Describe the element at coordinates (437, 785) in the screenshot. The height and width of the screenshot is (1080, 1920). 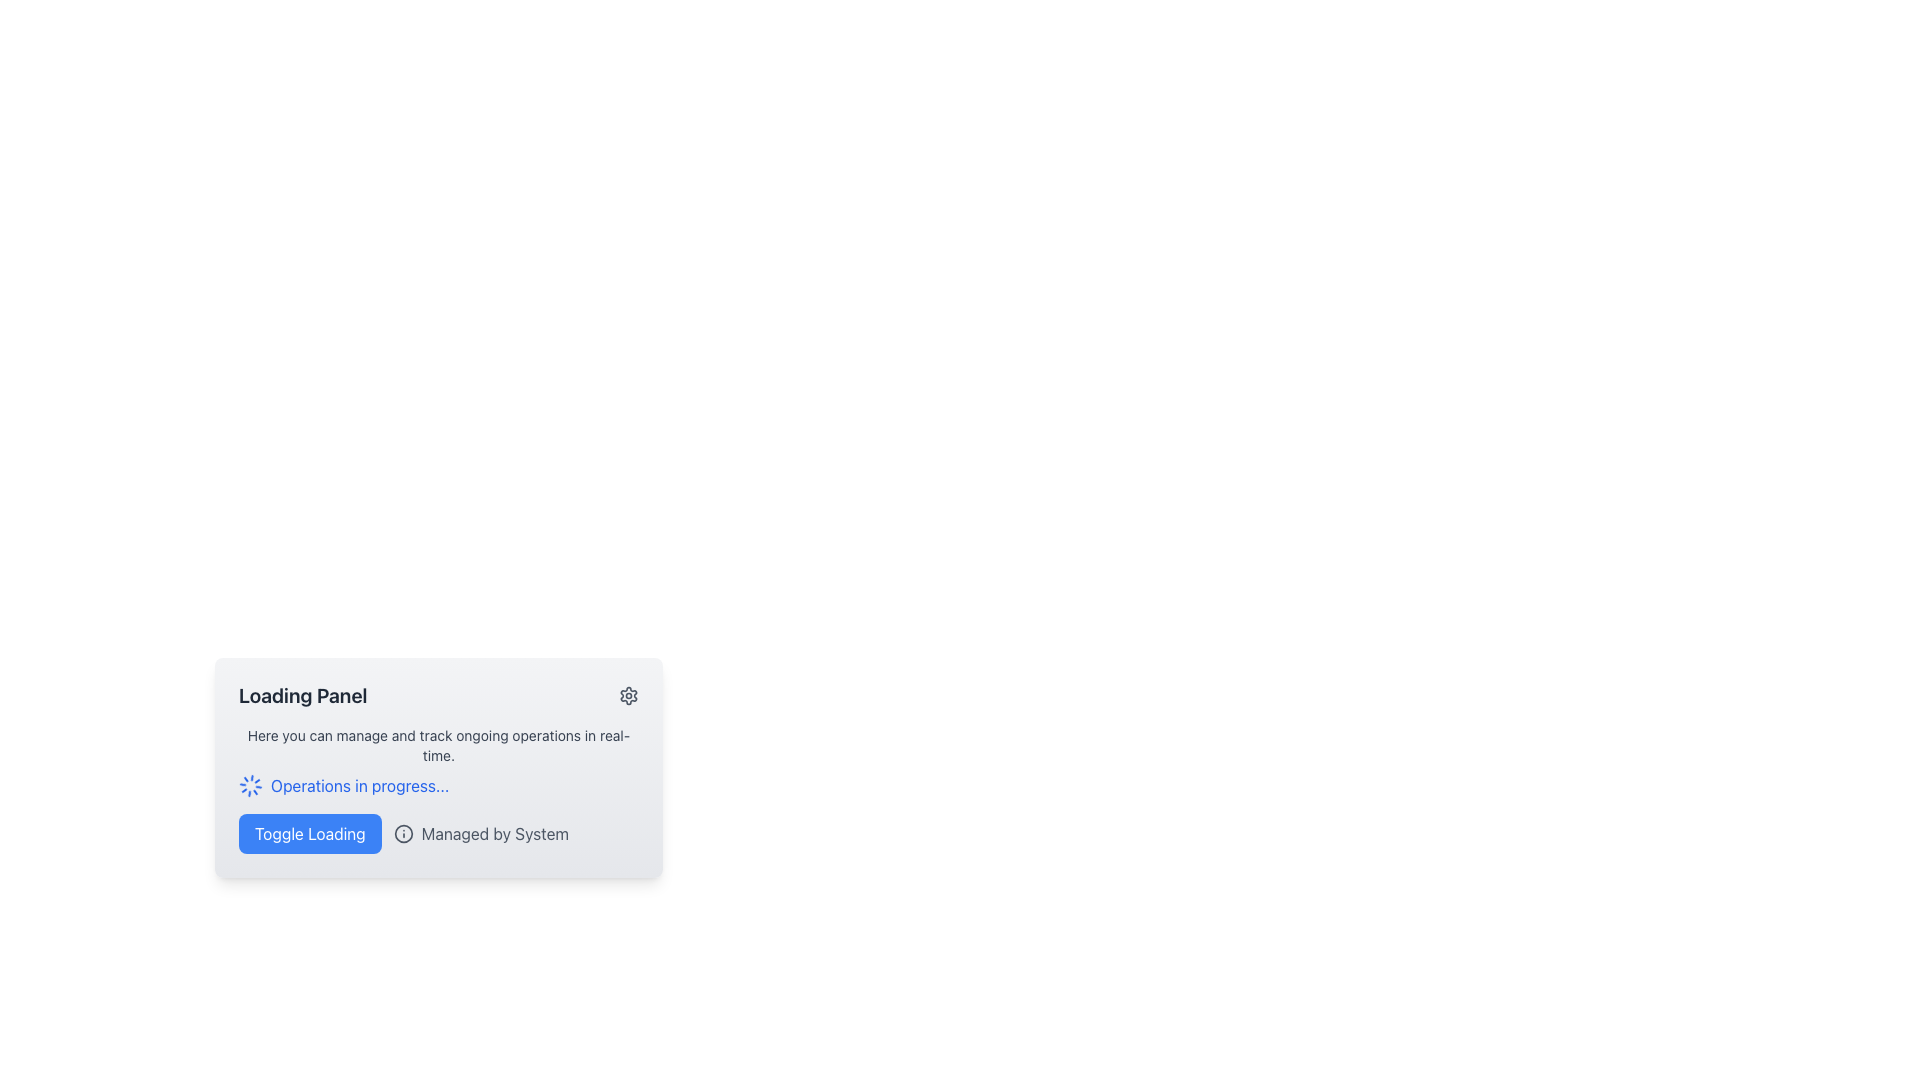
I see `the loader graphic next to the informational text 'Operations in progress...' to observe its animations` at that location.